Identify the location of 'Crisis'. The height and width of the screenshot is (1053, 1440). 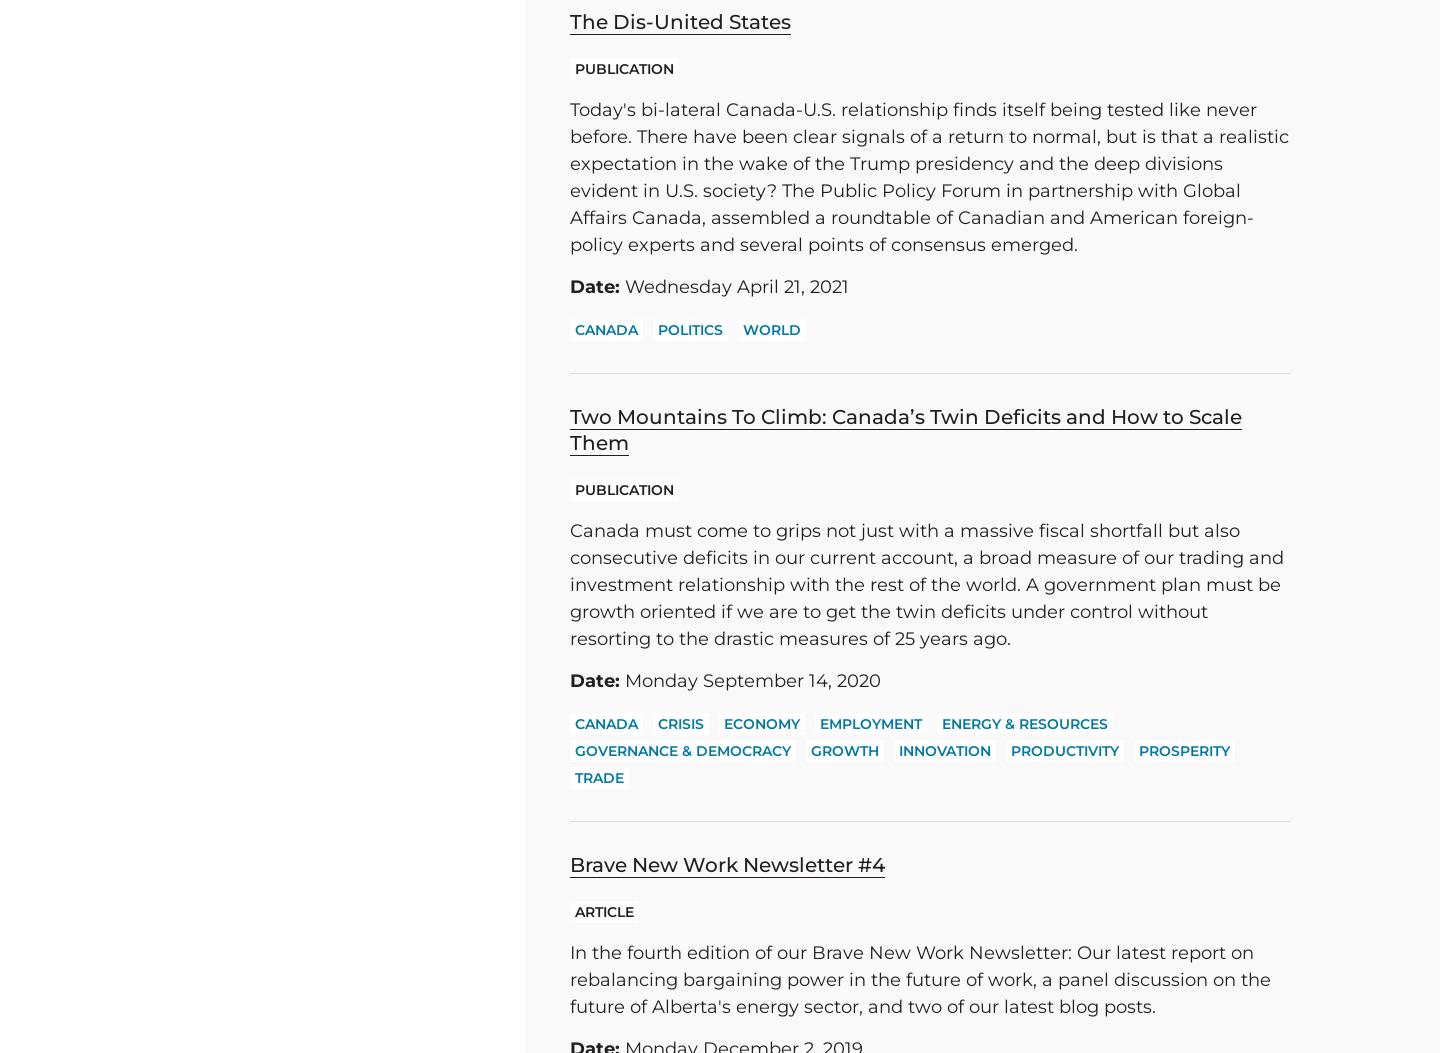
(680, 723).